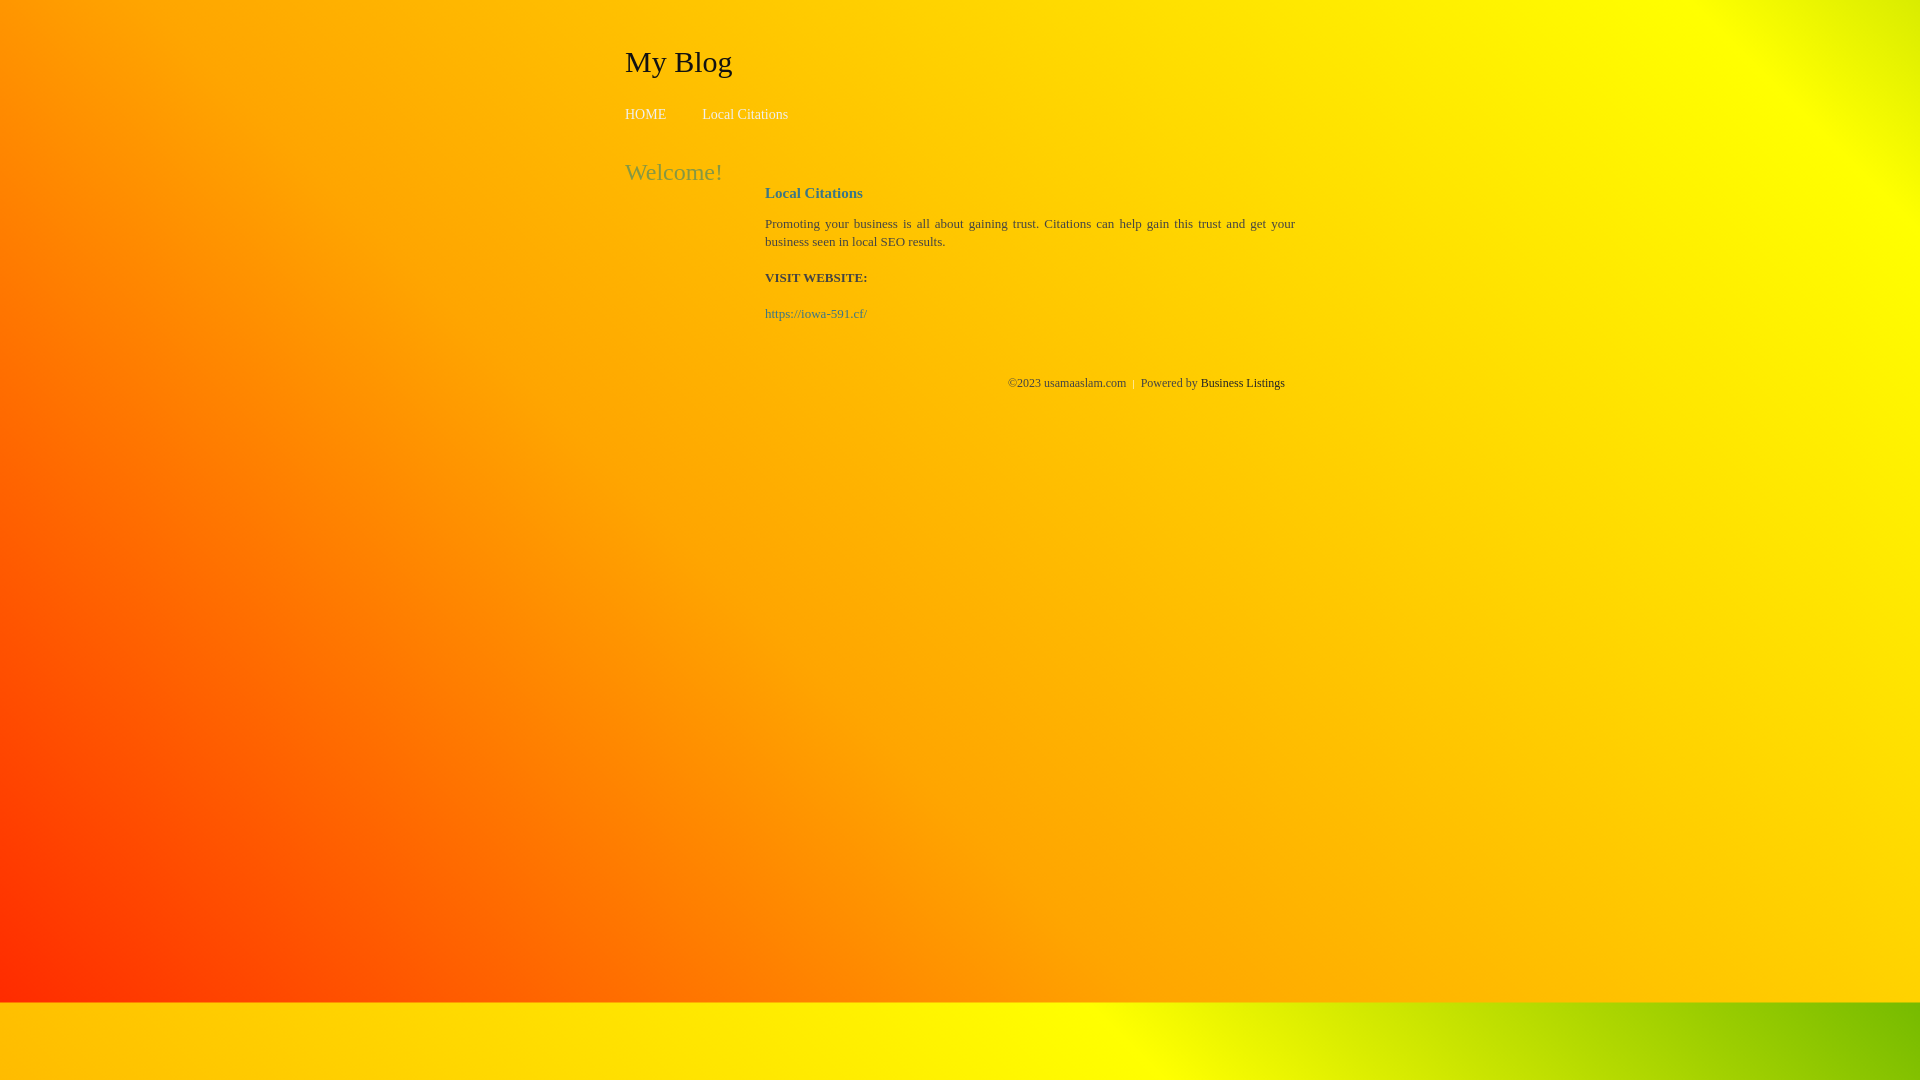  What do you see at coordinates (1242, 382) in the screenshot?
I see `'Business Listings'` at bounding box center [1242, 382].